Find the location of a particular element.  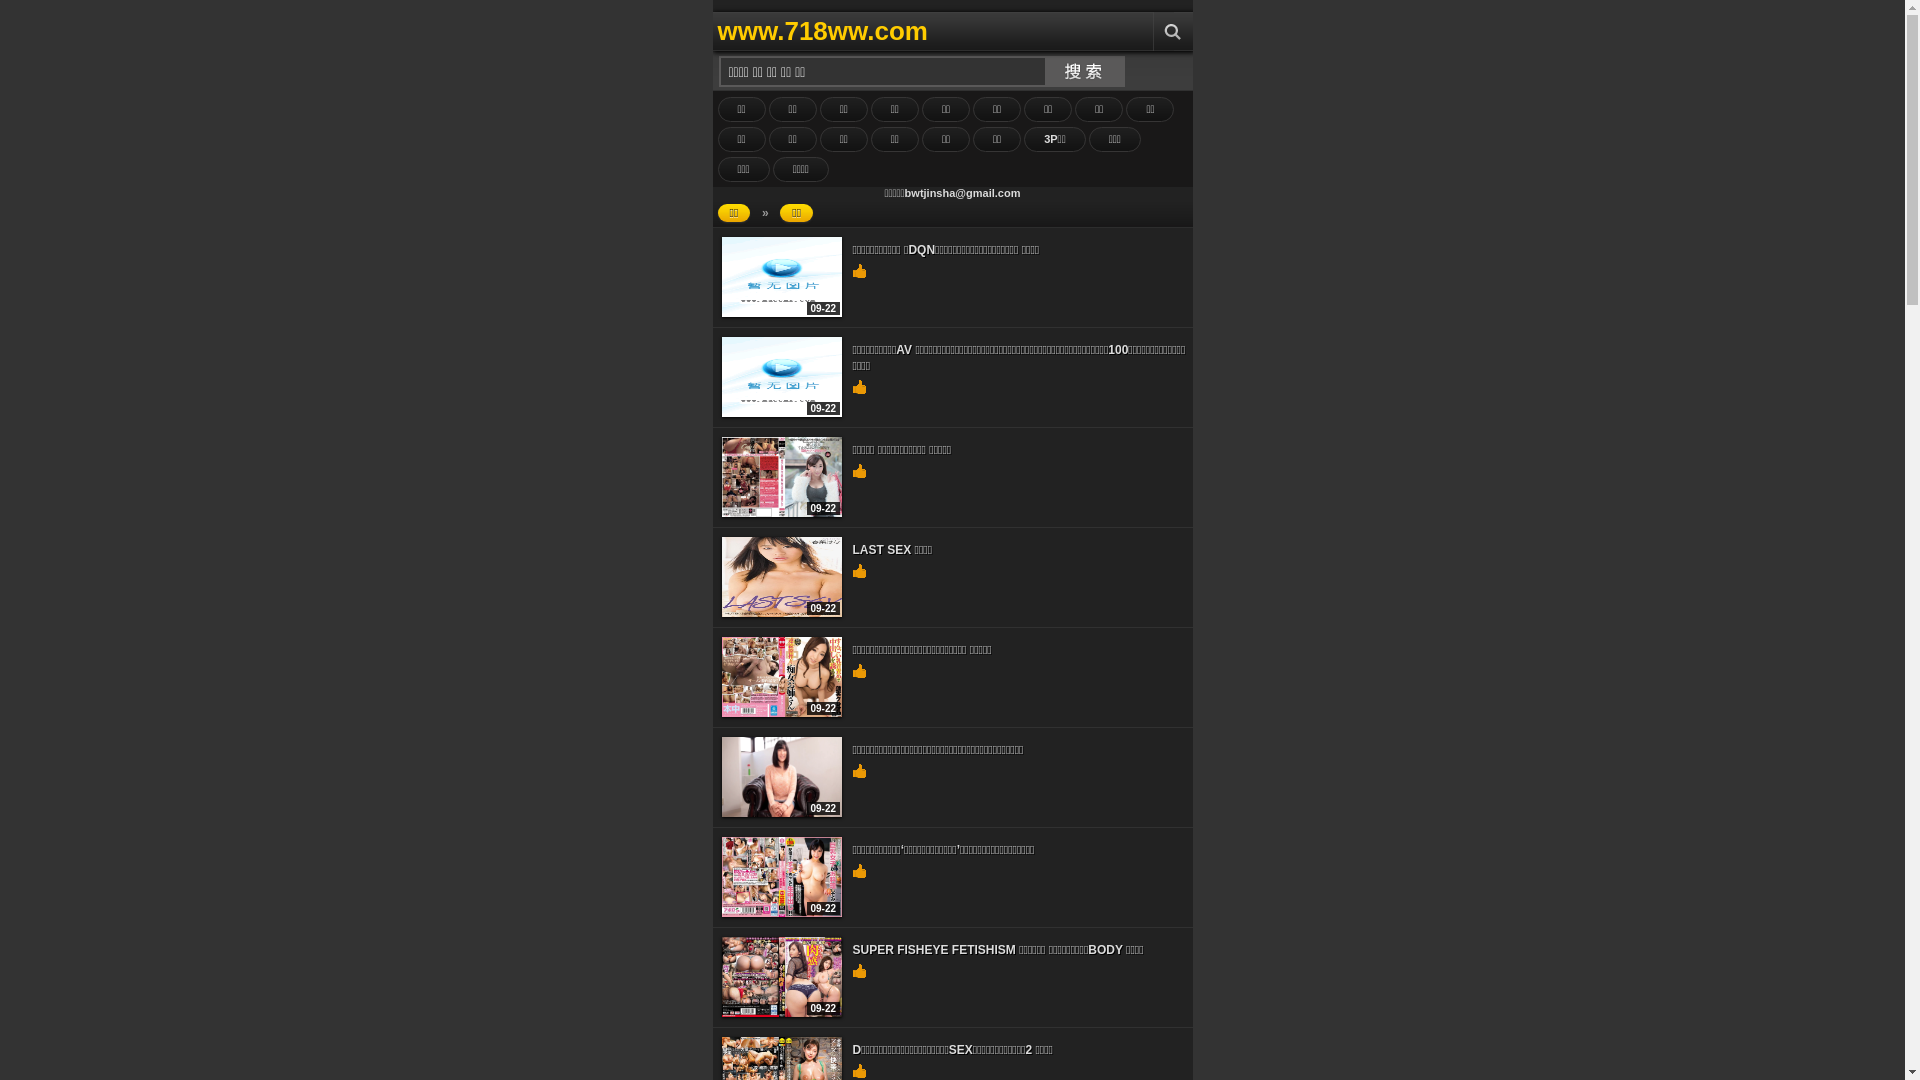

'09-22' is located at coordinates (781, 312).